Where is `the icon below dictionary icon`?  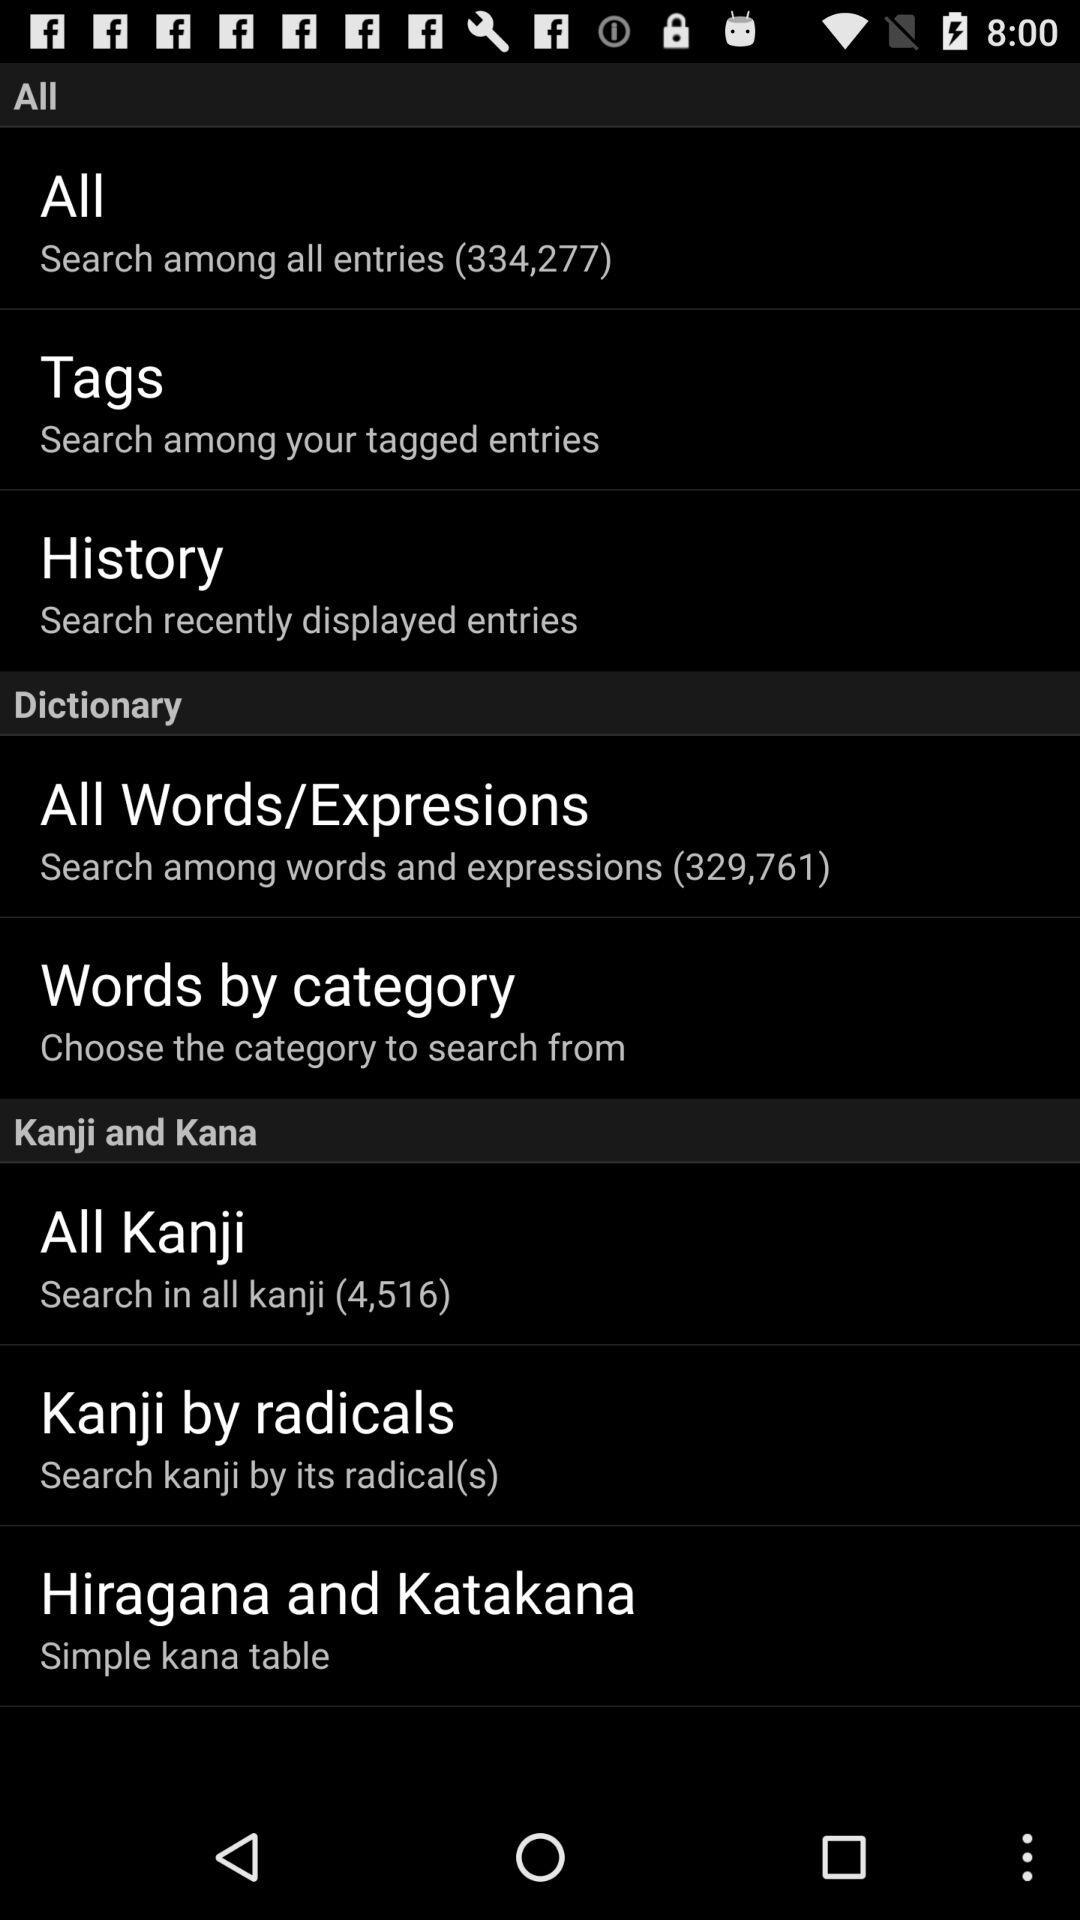
the icon below dictionary icon is located at coordinates (559, 802).